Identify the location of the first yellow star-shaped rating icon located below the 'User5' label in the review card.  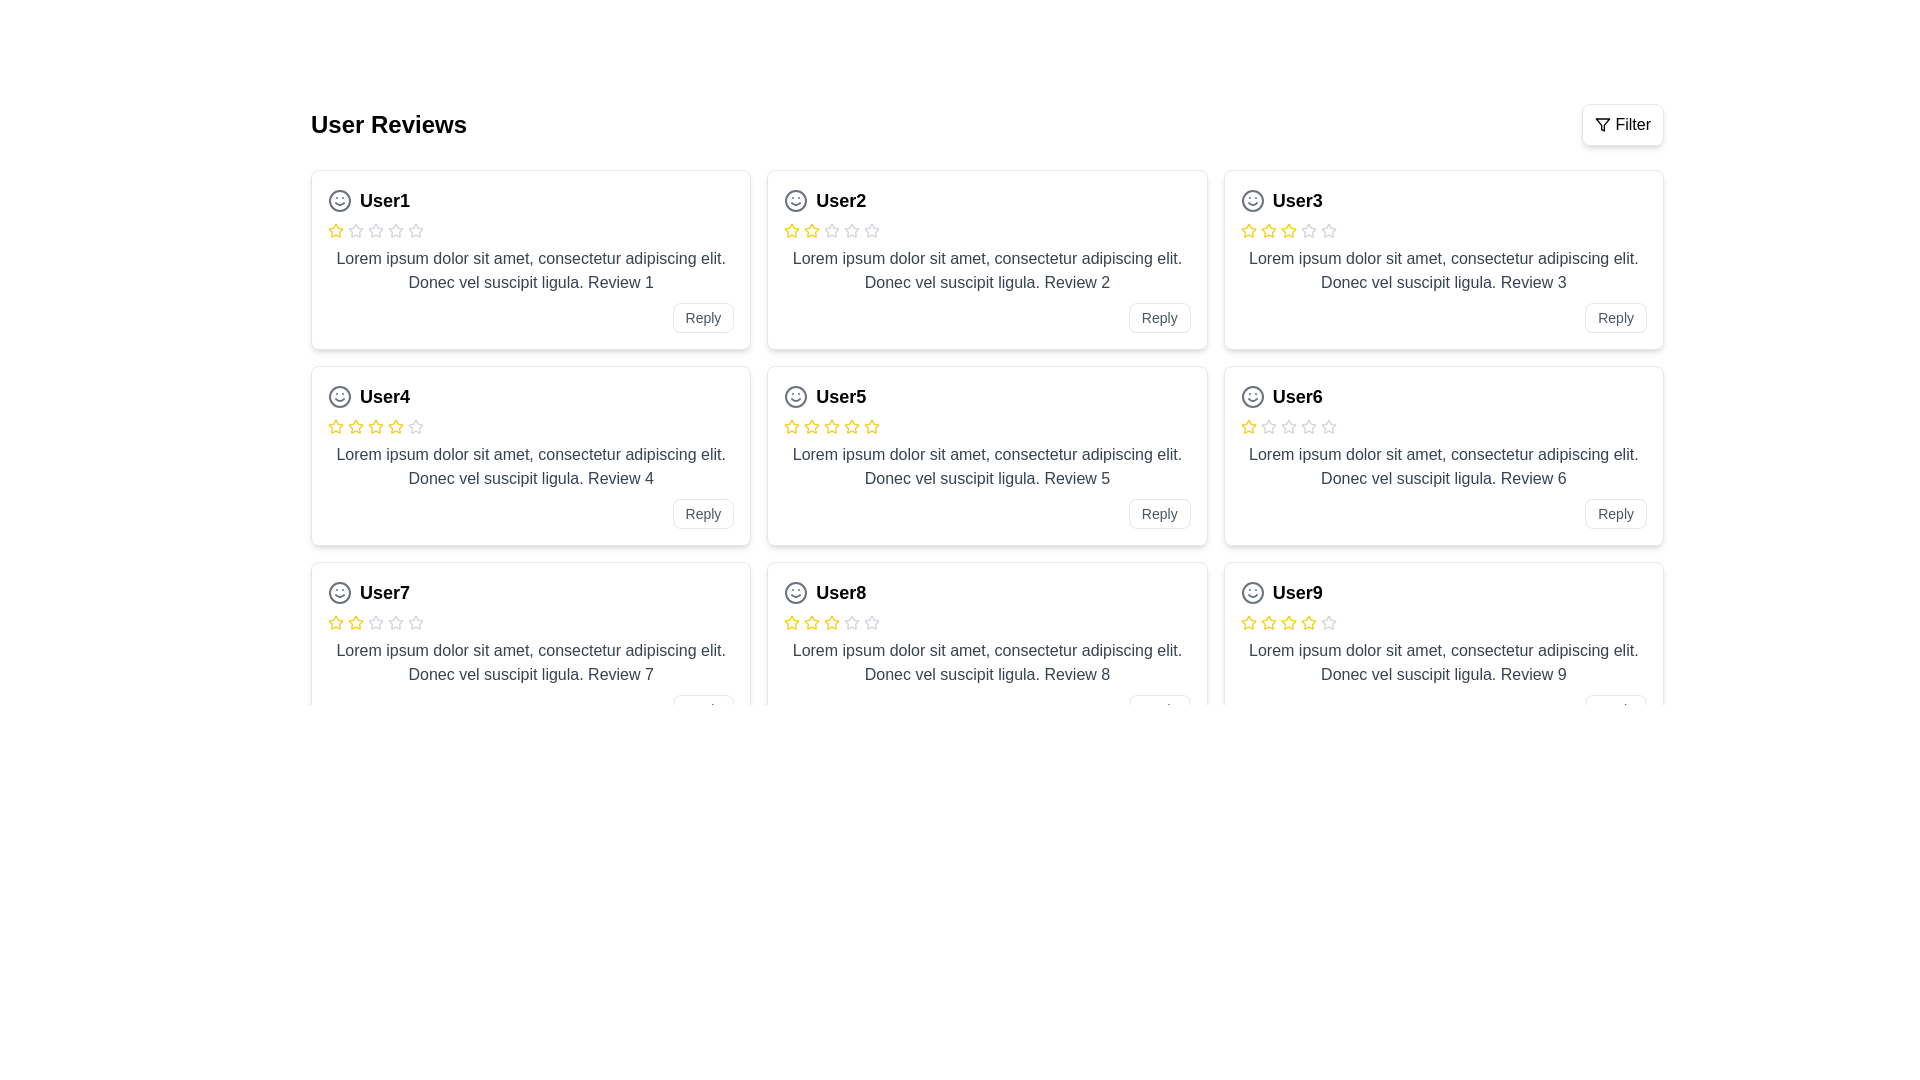
(791, 426).